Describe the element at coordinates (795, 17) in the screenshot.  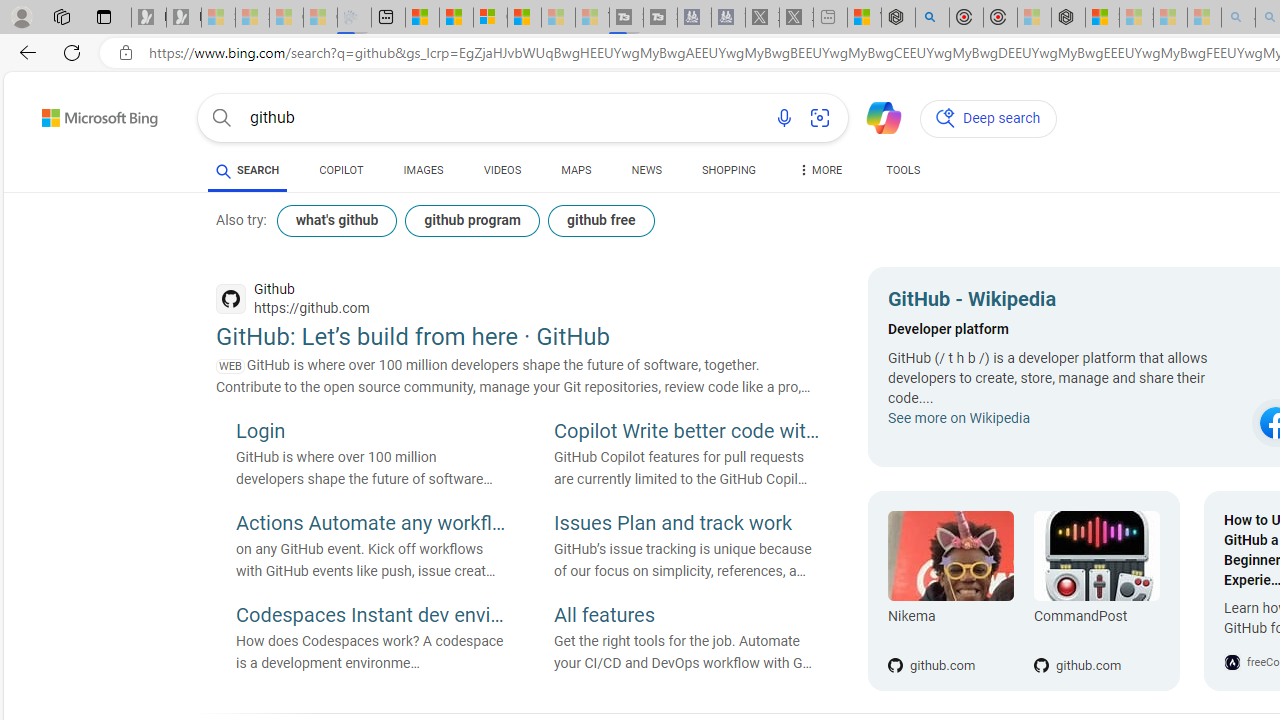
I see `'X - Sleeping'` at that location.